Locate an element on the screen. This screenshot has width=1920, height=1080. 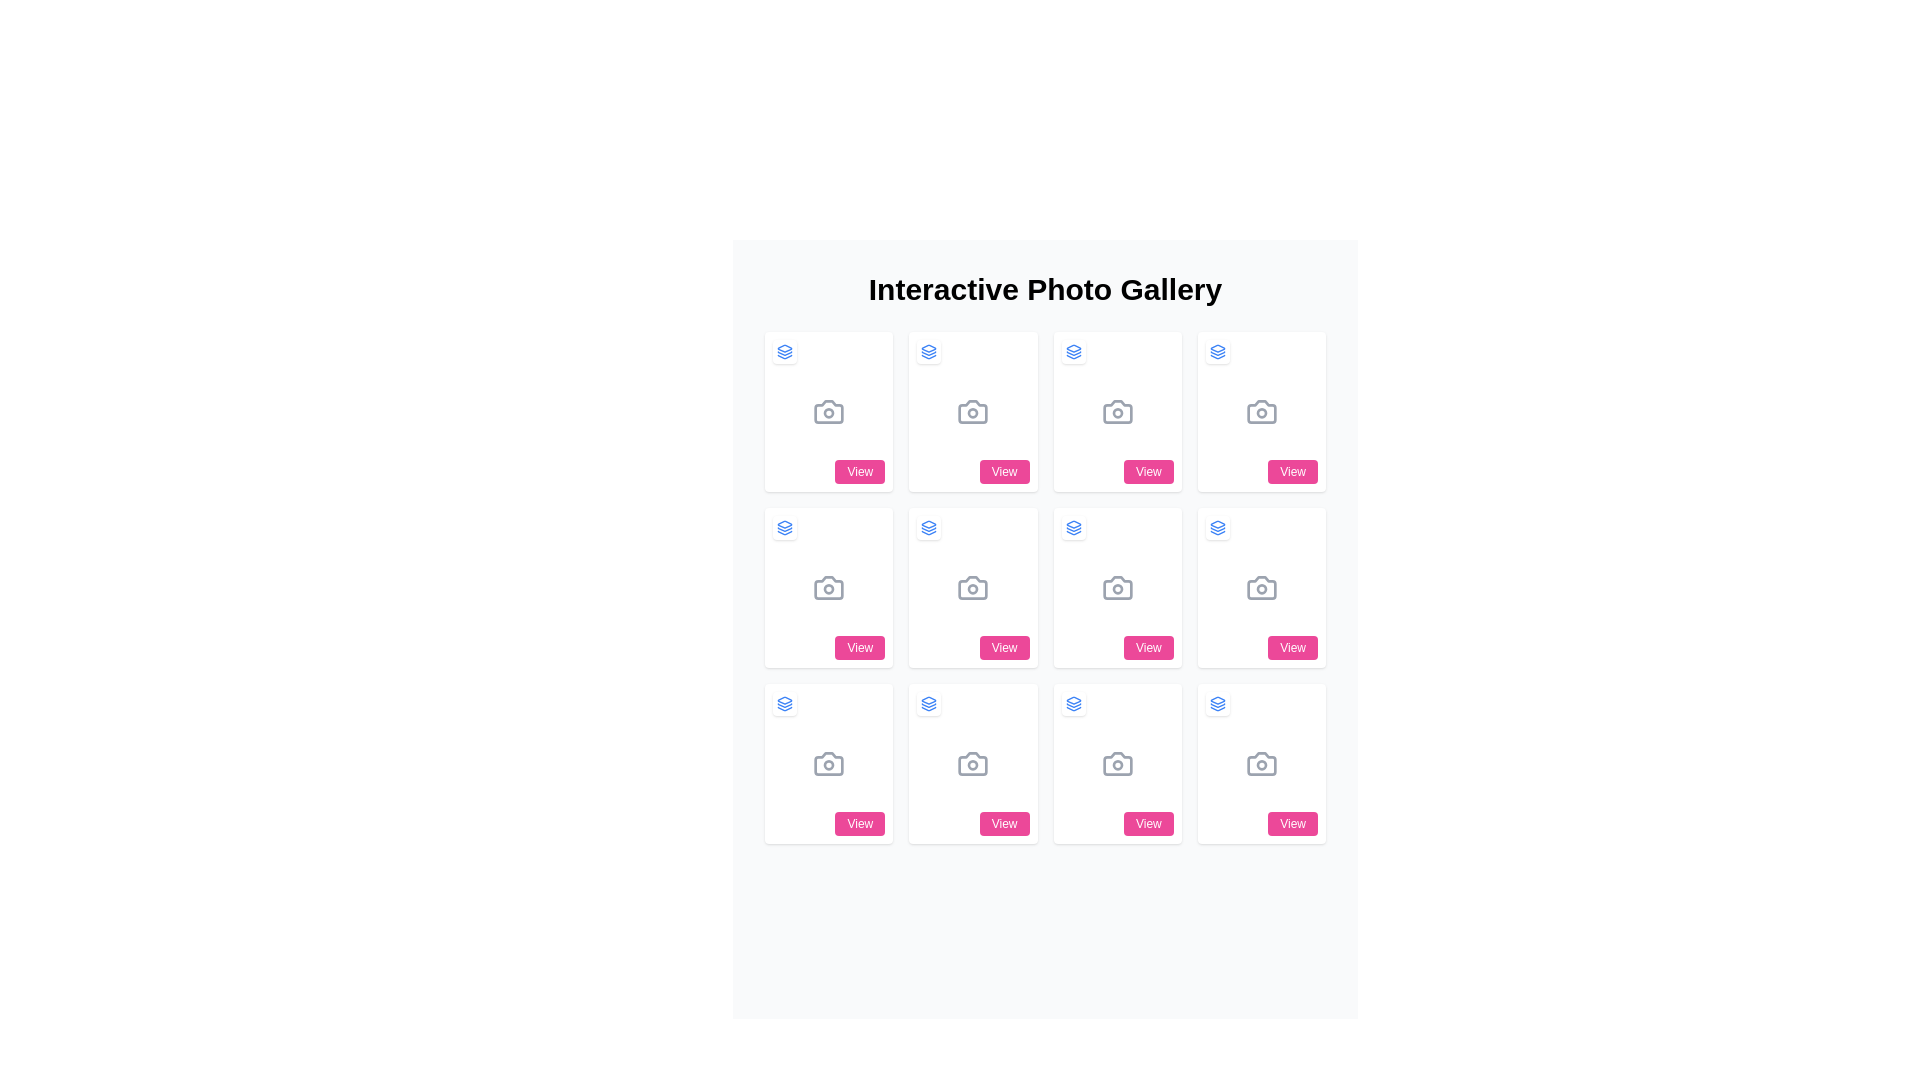
the third card in the top row of the four-column grid layout, located below the title 'Interactive Photo Gallery' is located at coordinates (1116, 411).